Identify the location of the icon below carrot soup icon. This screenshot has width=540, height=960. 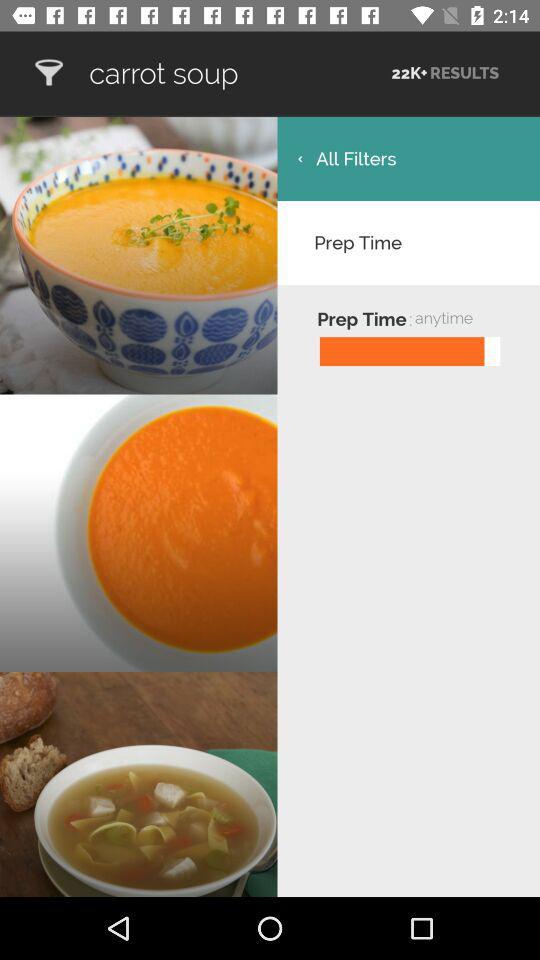
(407, 157).